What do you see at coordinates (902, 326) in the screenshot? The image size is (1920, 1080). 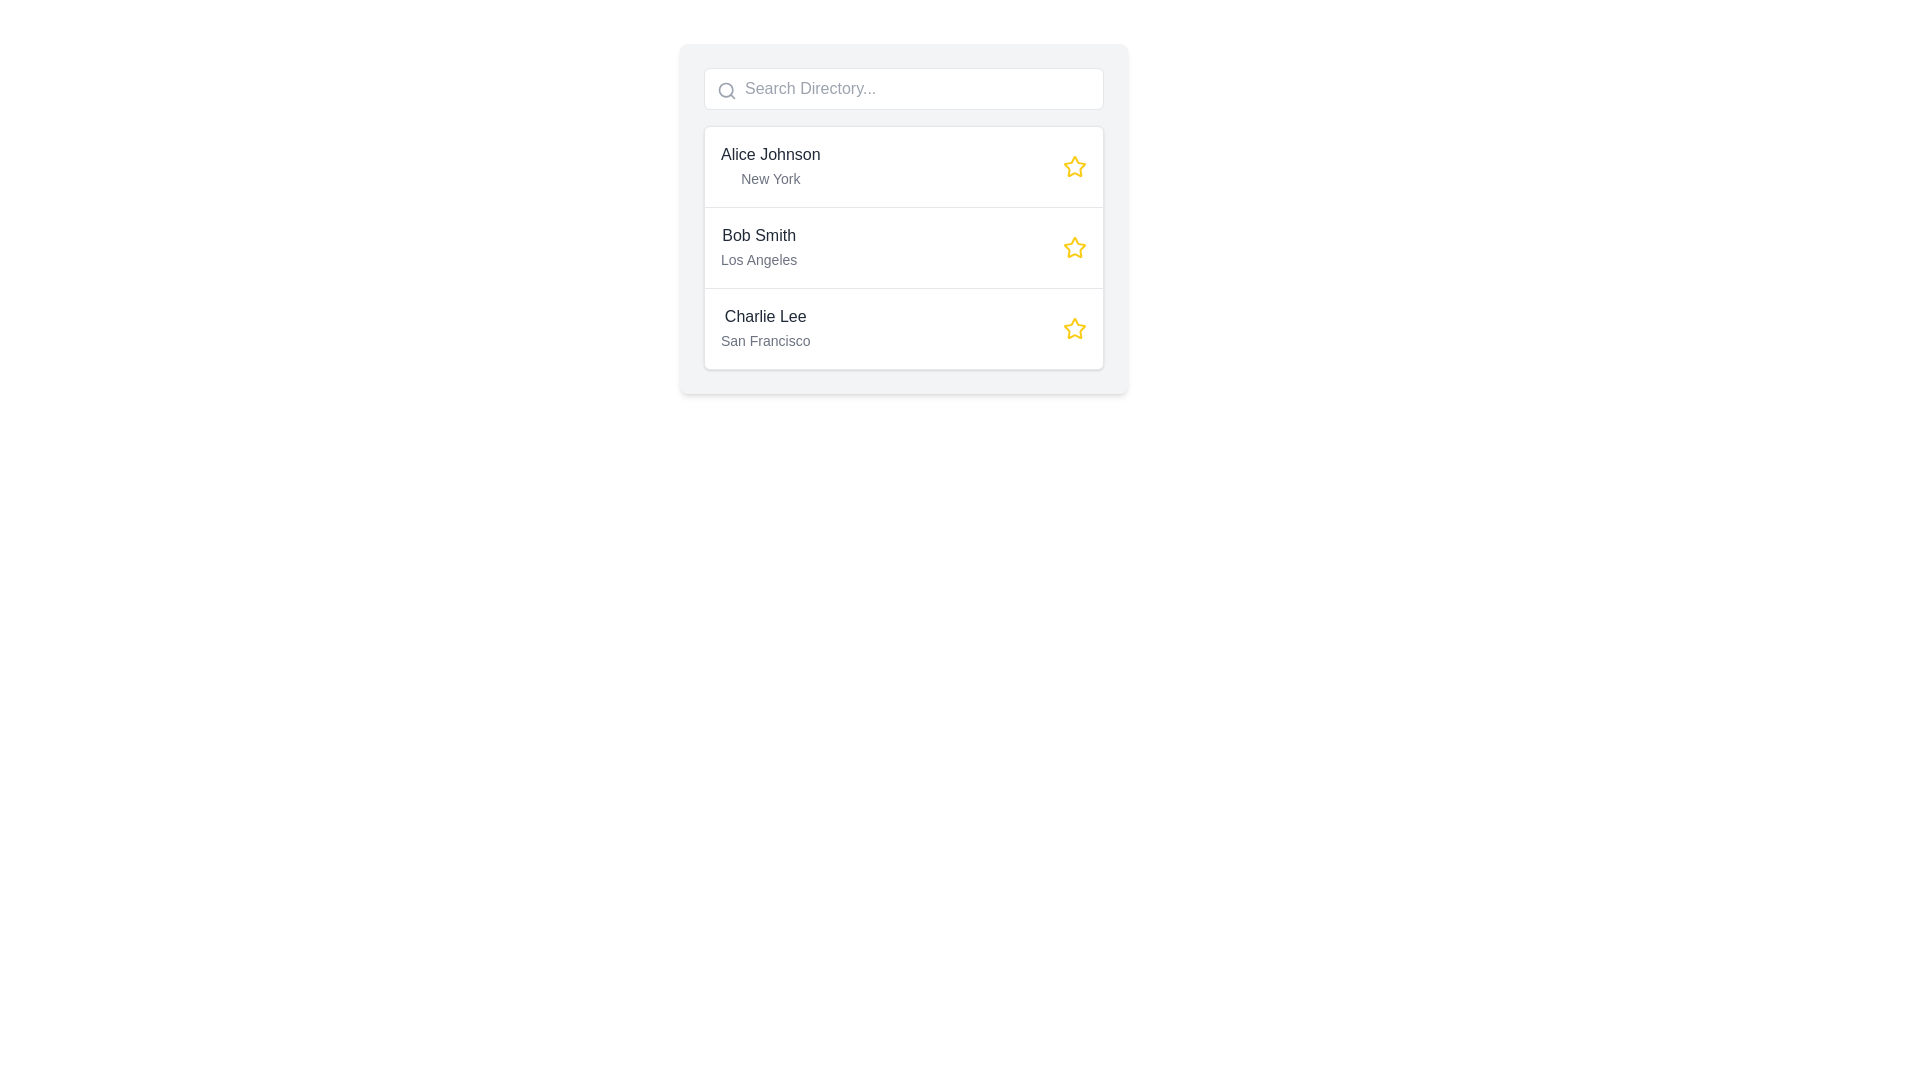 I see `the third selectable item in the directory list, located below 'Bob Smith'` at bounding box center [902, 326].